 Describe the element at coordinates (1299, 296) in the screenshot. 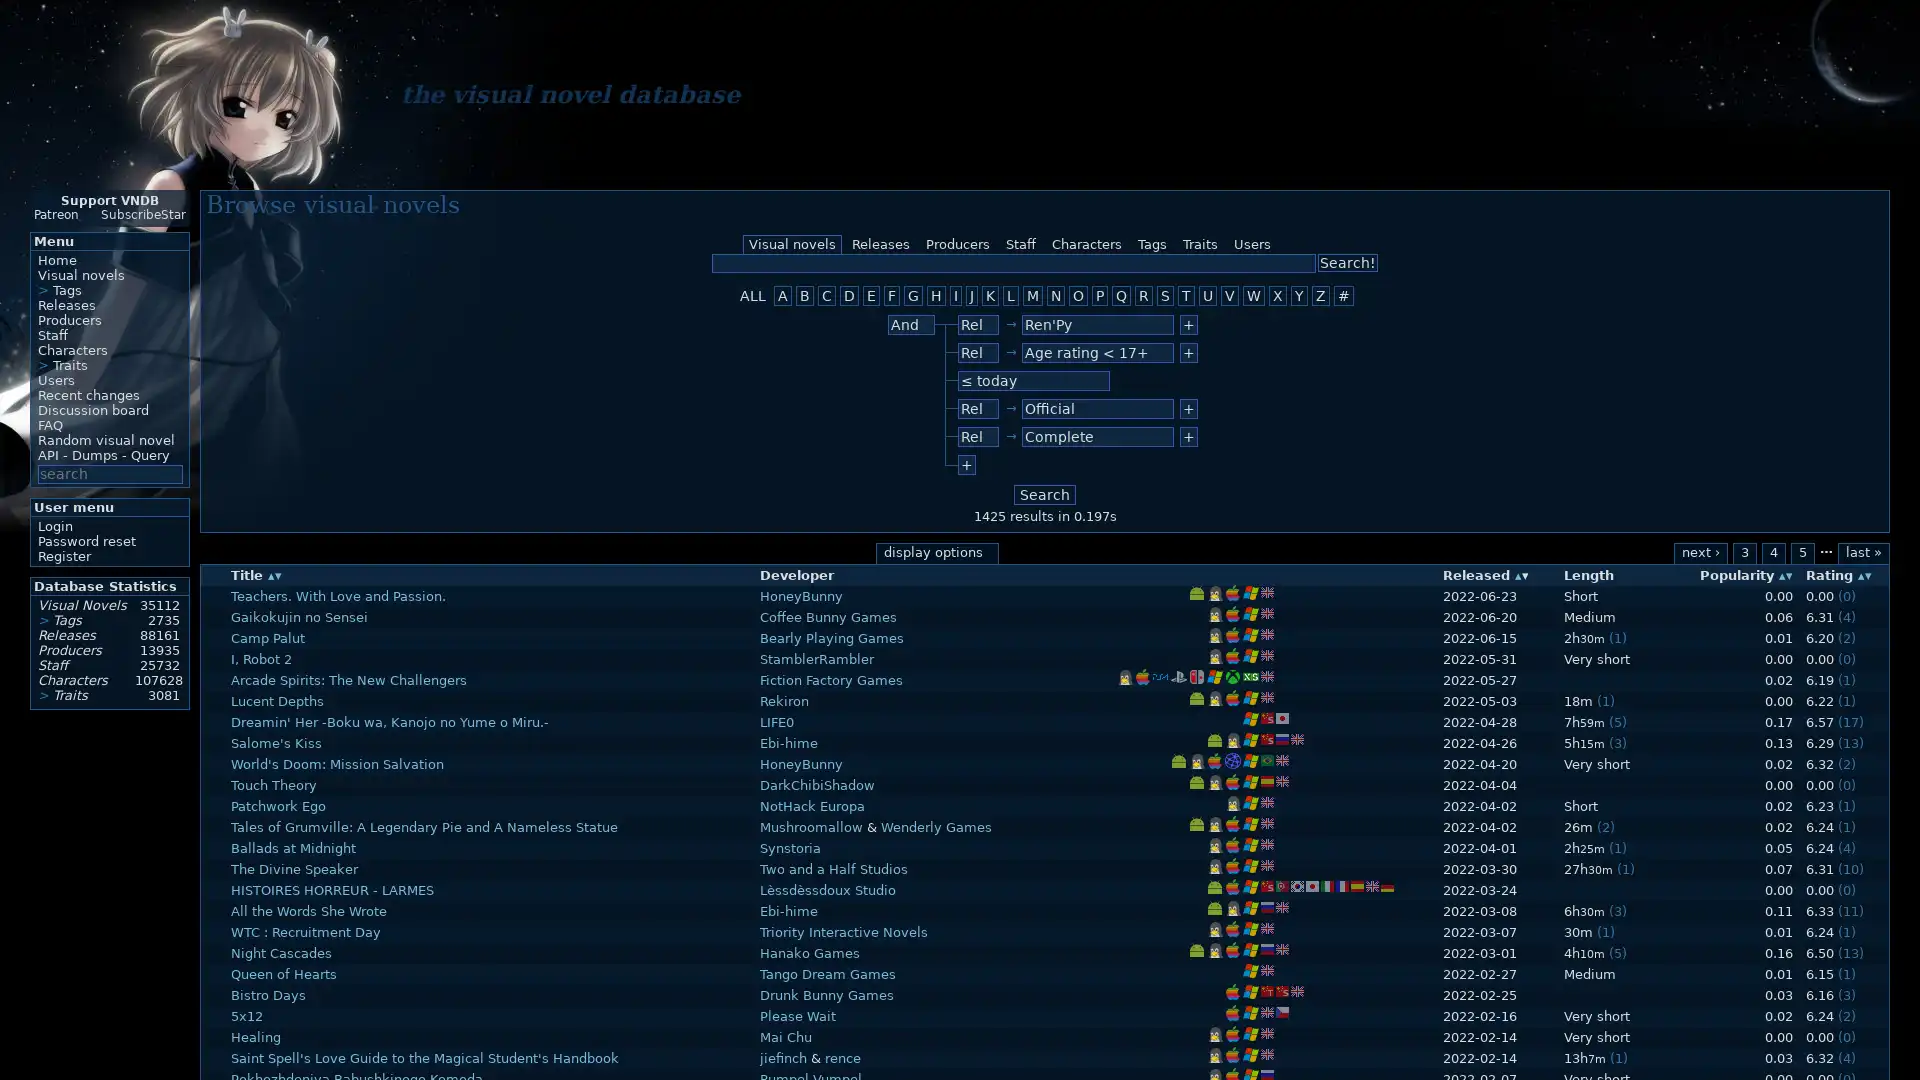

I see `Y` at that location.